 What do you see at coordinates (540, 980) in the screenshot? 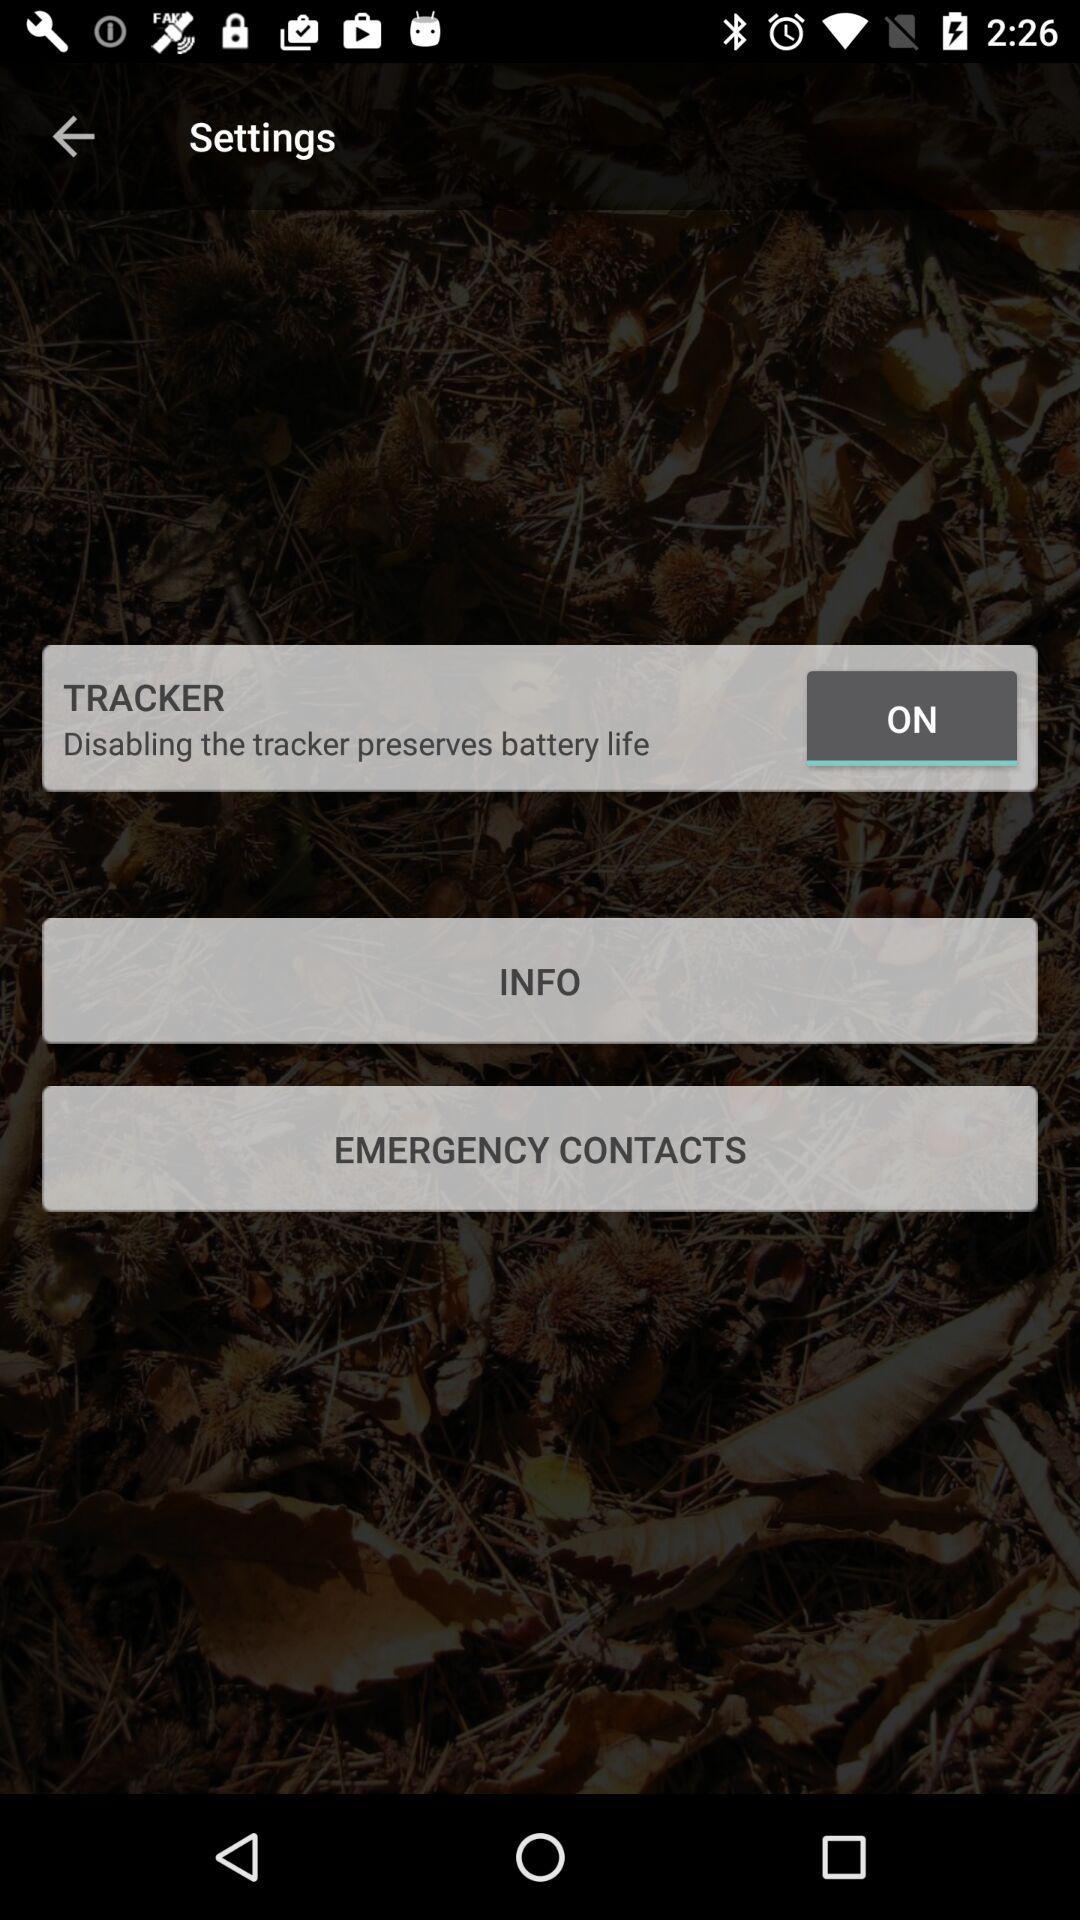
I see `icon below on item` at bounding box center [540, 980].